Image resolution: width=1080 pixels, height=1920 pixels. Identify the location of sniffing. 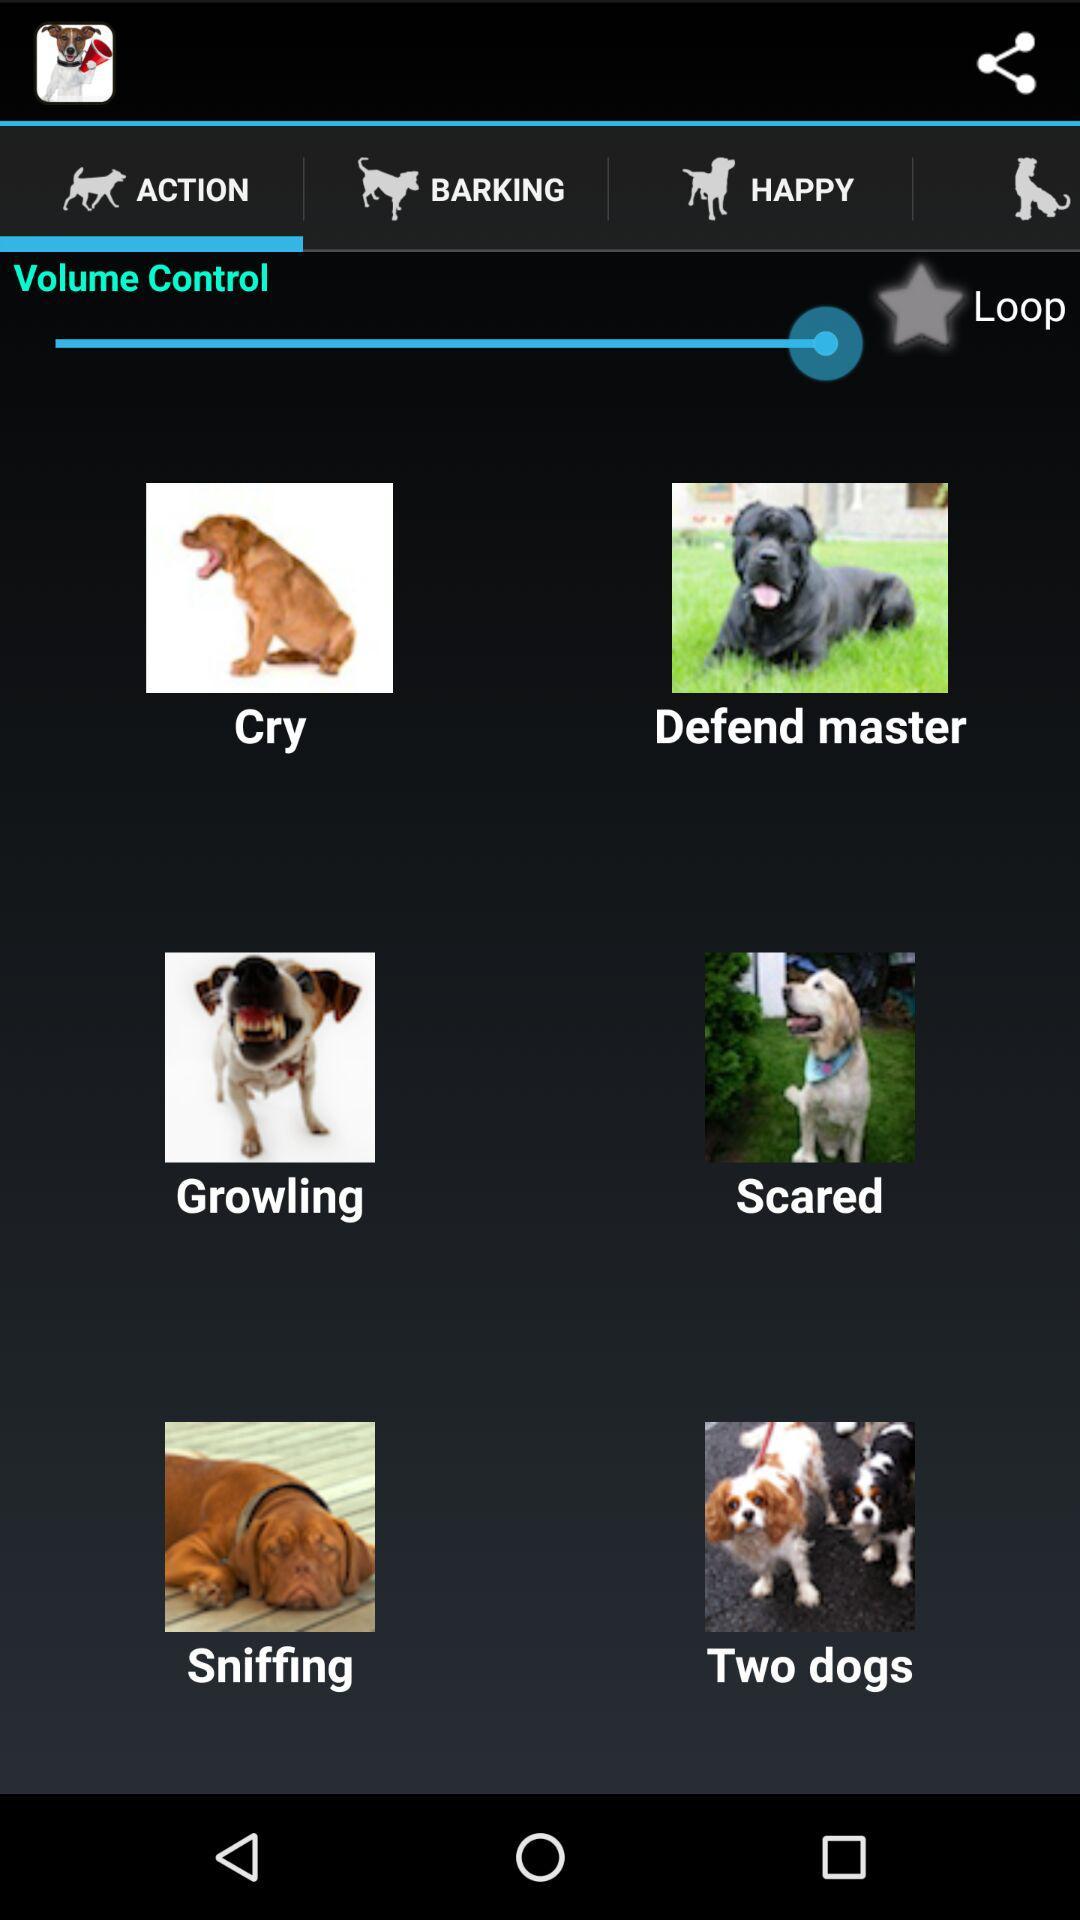
(270, 1557).